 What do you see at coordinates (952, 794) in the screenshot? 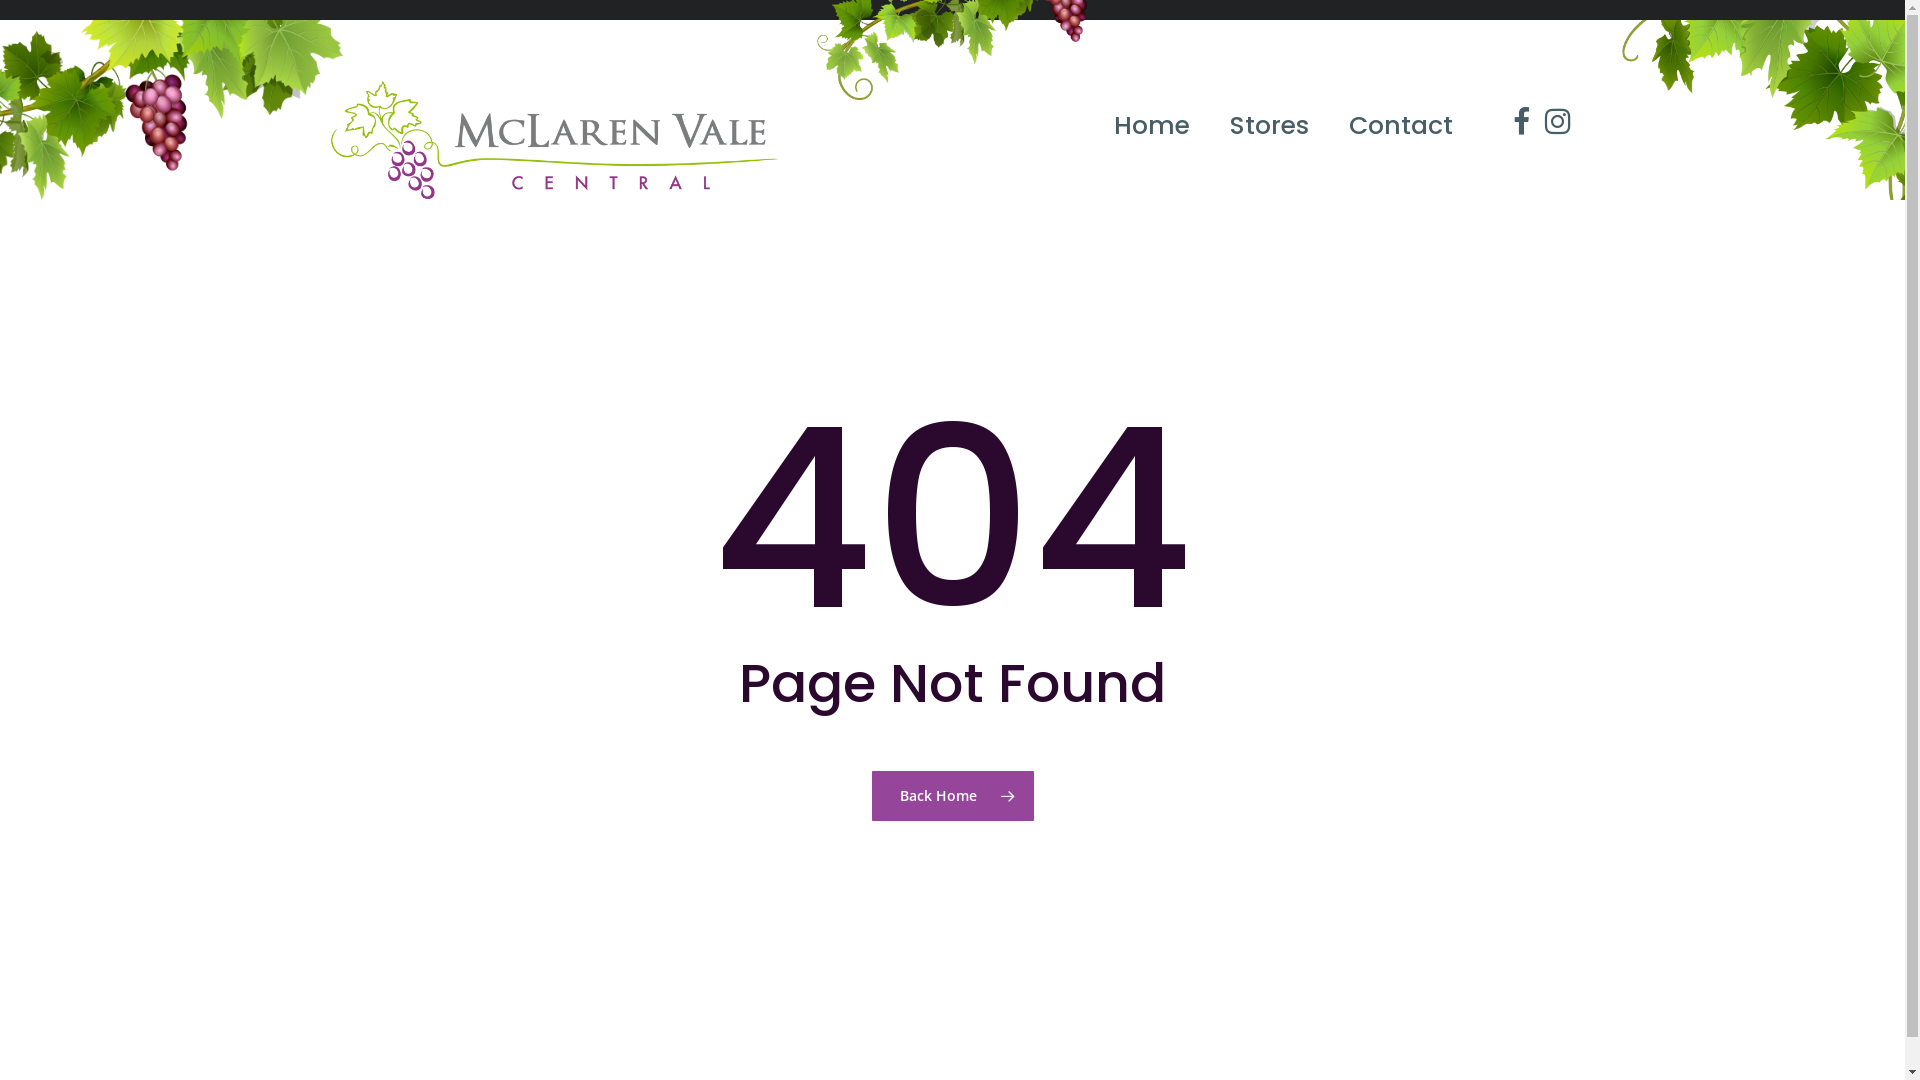
I see `'Back Home'` at bounding box center [952, 794].